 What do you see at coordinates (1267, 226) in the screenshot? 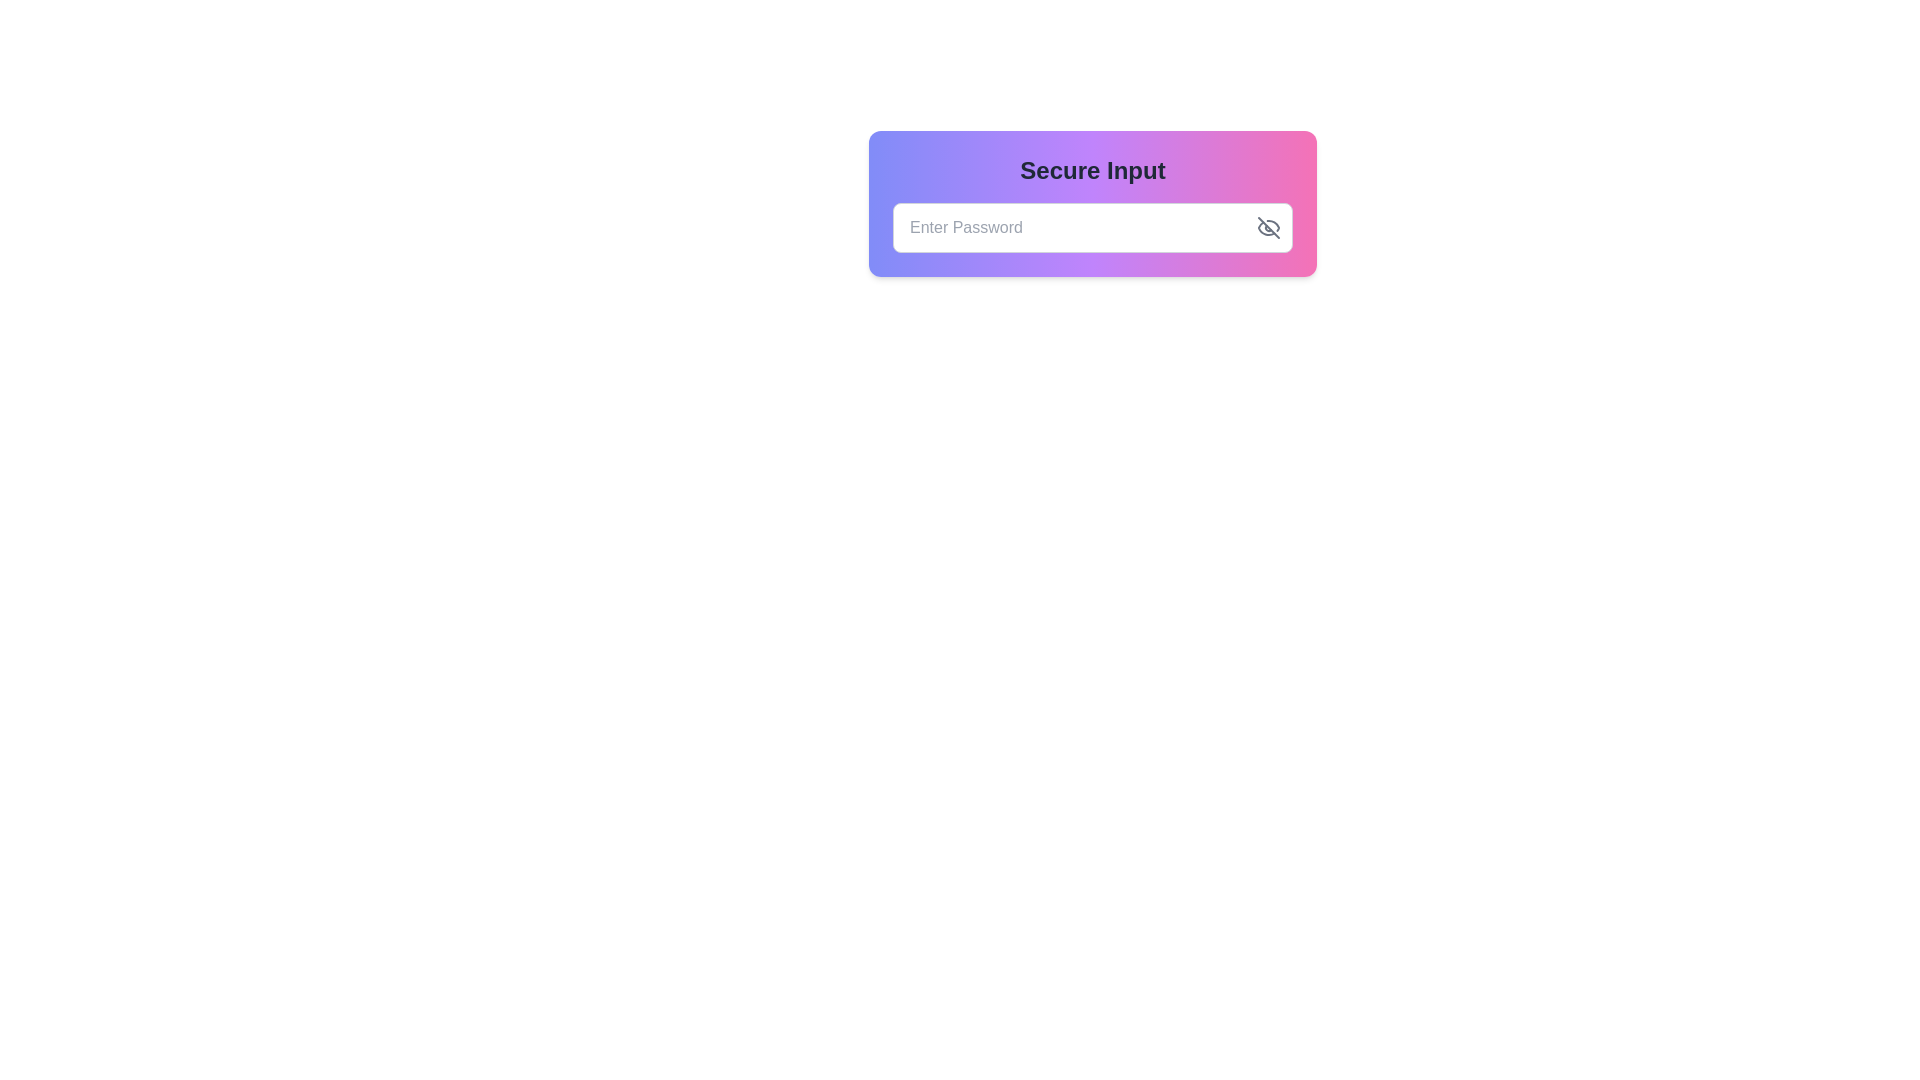
I see `the button with an icon for toggling visibility` at bounding box center [1267, 226].